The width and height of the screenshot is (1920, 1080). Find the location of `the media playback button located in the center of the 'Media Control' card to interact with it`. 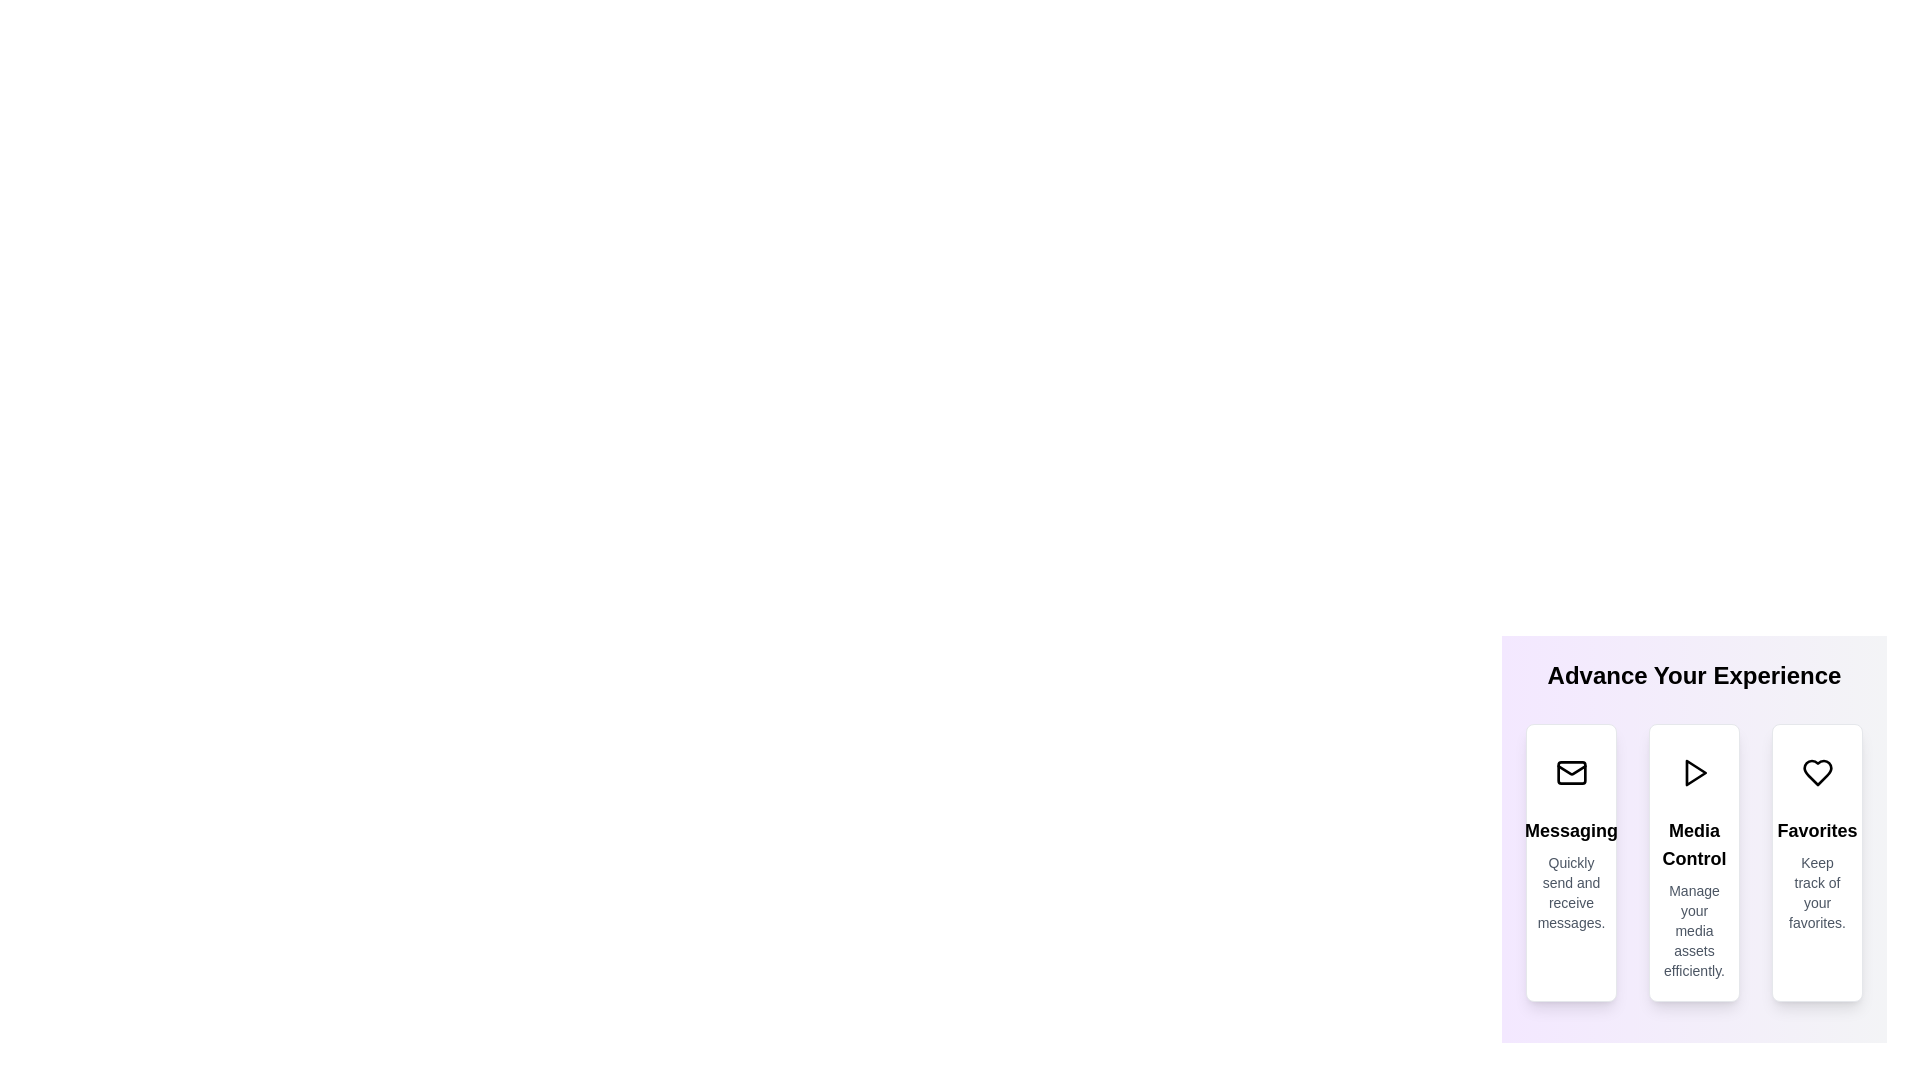

the media playback button located in the center of the 'Media Control' card to interact with it is located at coordinates (1693, 771).